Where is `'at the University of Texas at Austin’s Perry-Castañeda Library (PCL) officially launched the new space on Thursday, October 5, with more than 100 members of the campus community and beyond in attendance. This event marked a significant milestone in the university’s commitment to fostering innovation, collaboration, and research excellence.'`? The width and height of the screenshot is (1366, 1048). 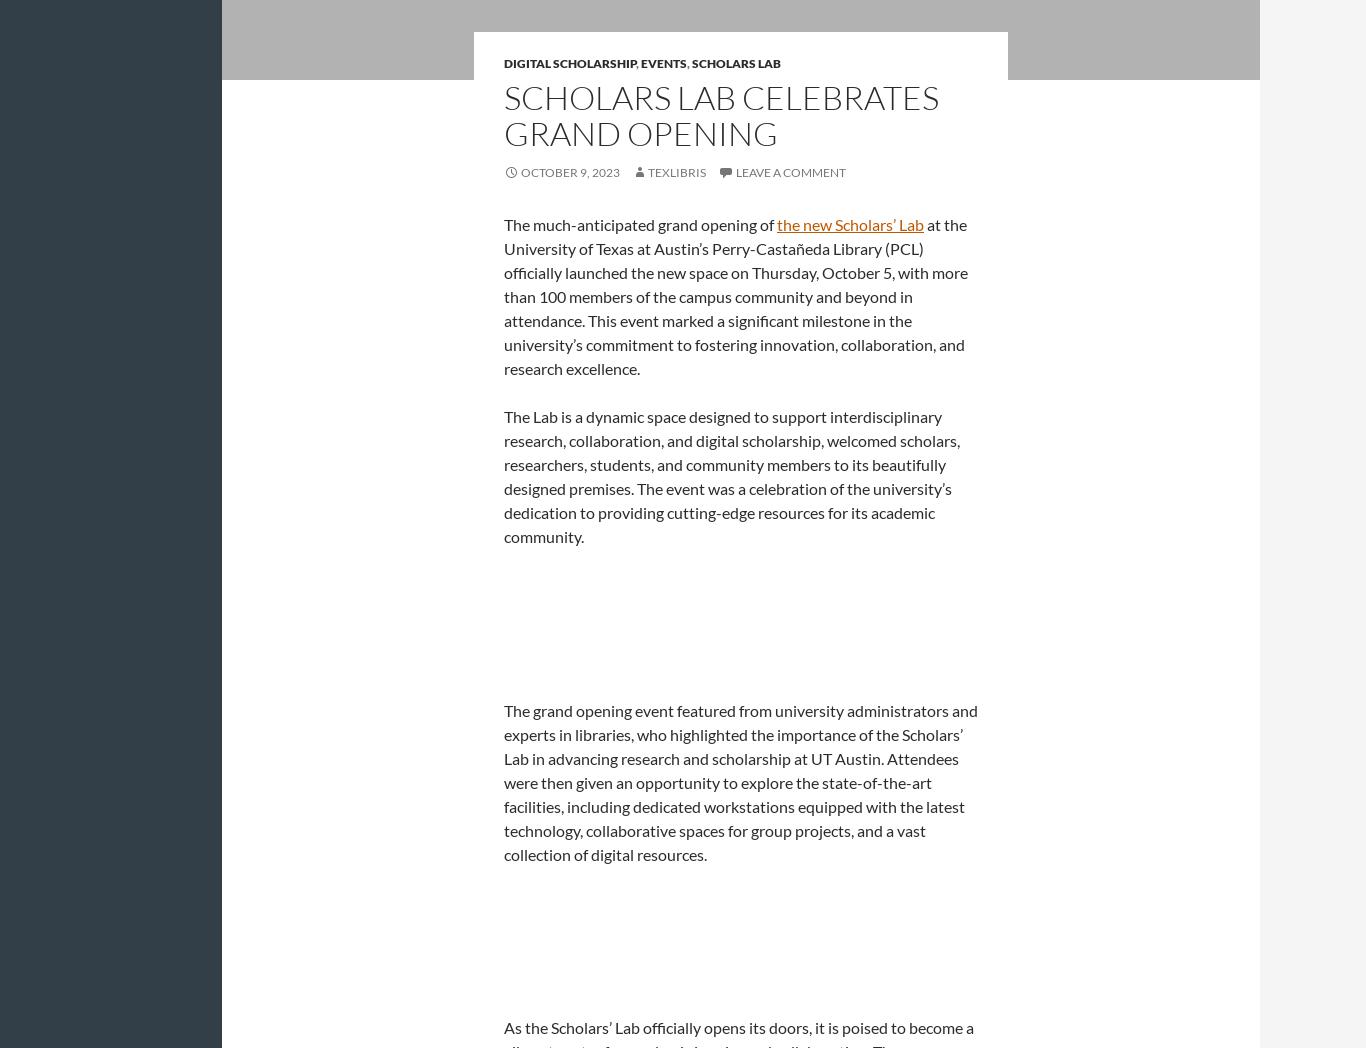
'at the University of Texas at Austin’s Perry-Castañeda Library (PCL) officially launched the new space on Thursday, October 5, with more than 100 members of the campus community and beyond in attendance. This event marked a significant milestone in the university’s commitment to fostering innovation, collaboration, and research excellence.' is located at coordinates (736, 294).